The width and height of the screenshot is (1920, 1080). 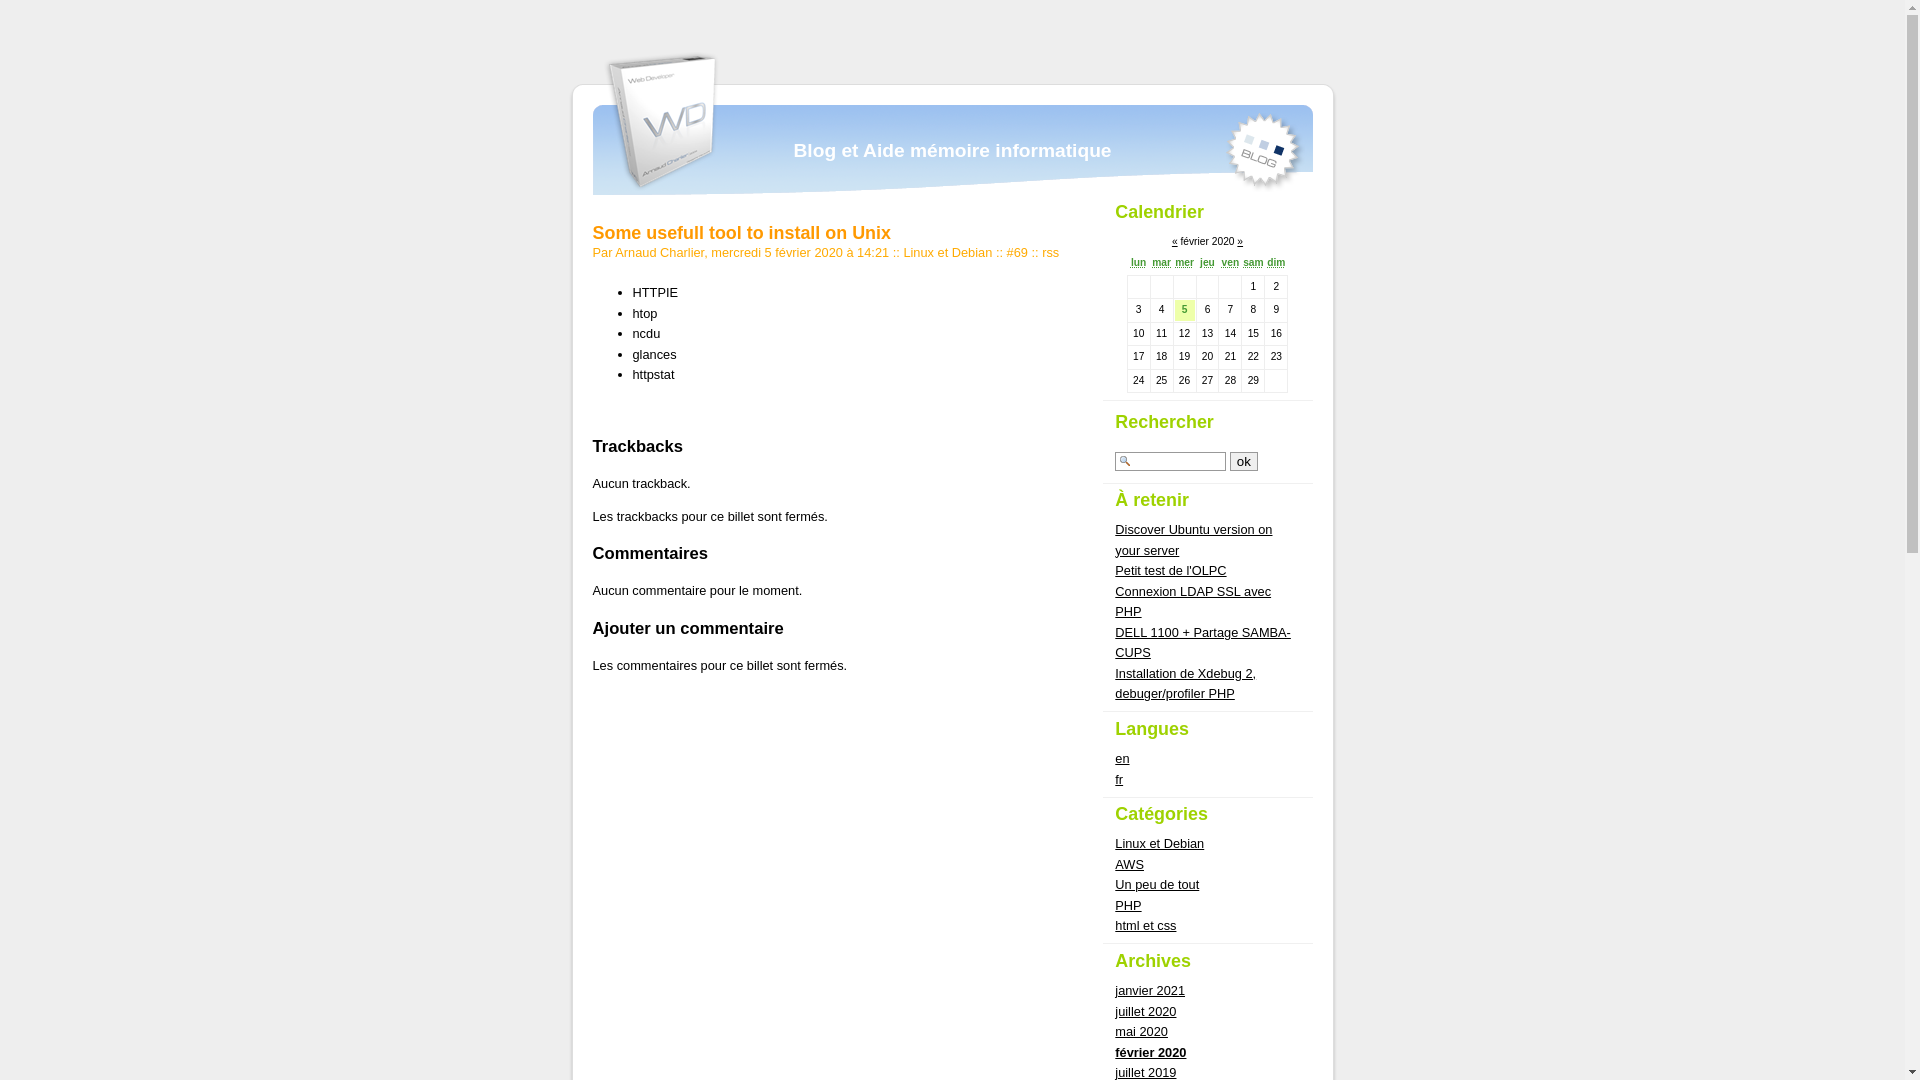 What do you see at coordinates (1007, 251) in the screenshot?
I see `'#69'` at bounding box center [1007, 251].